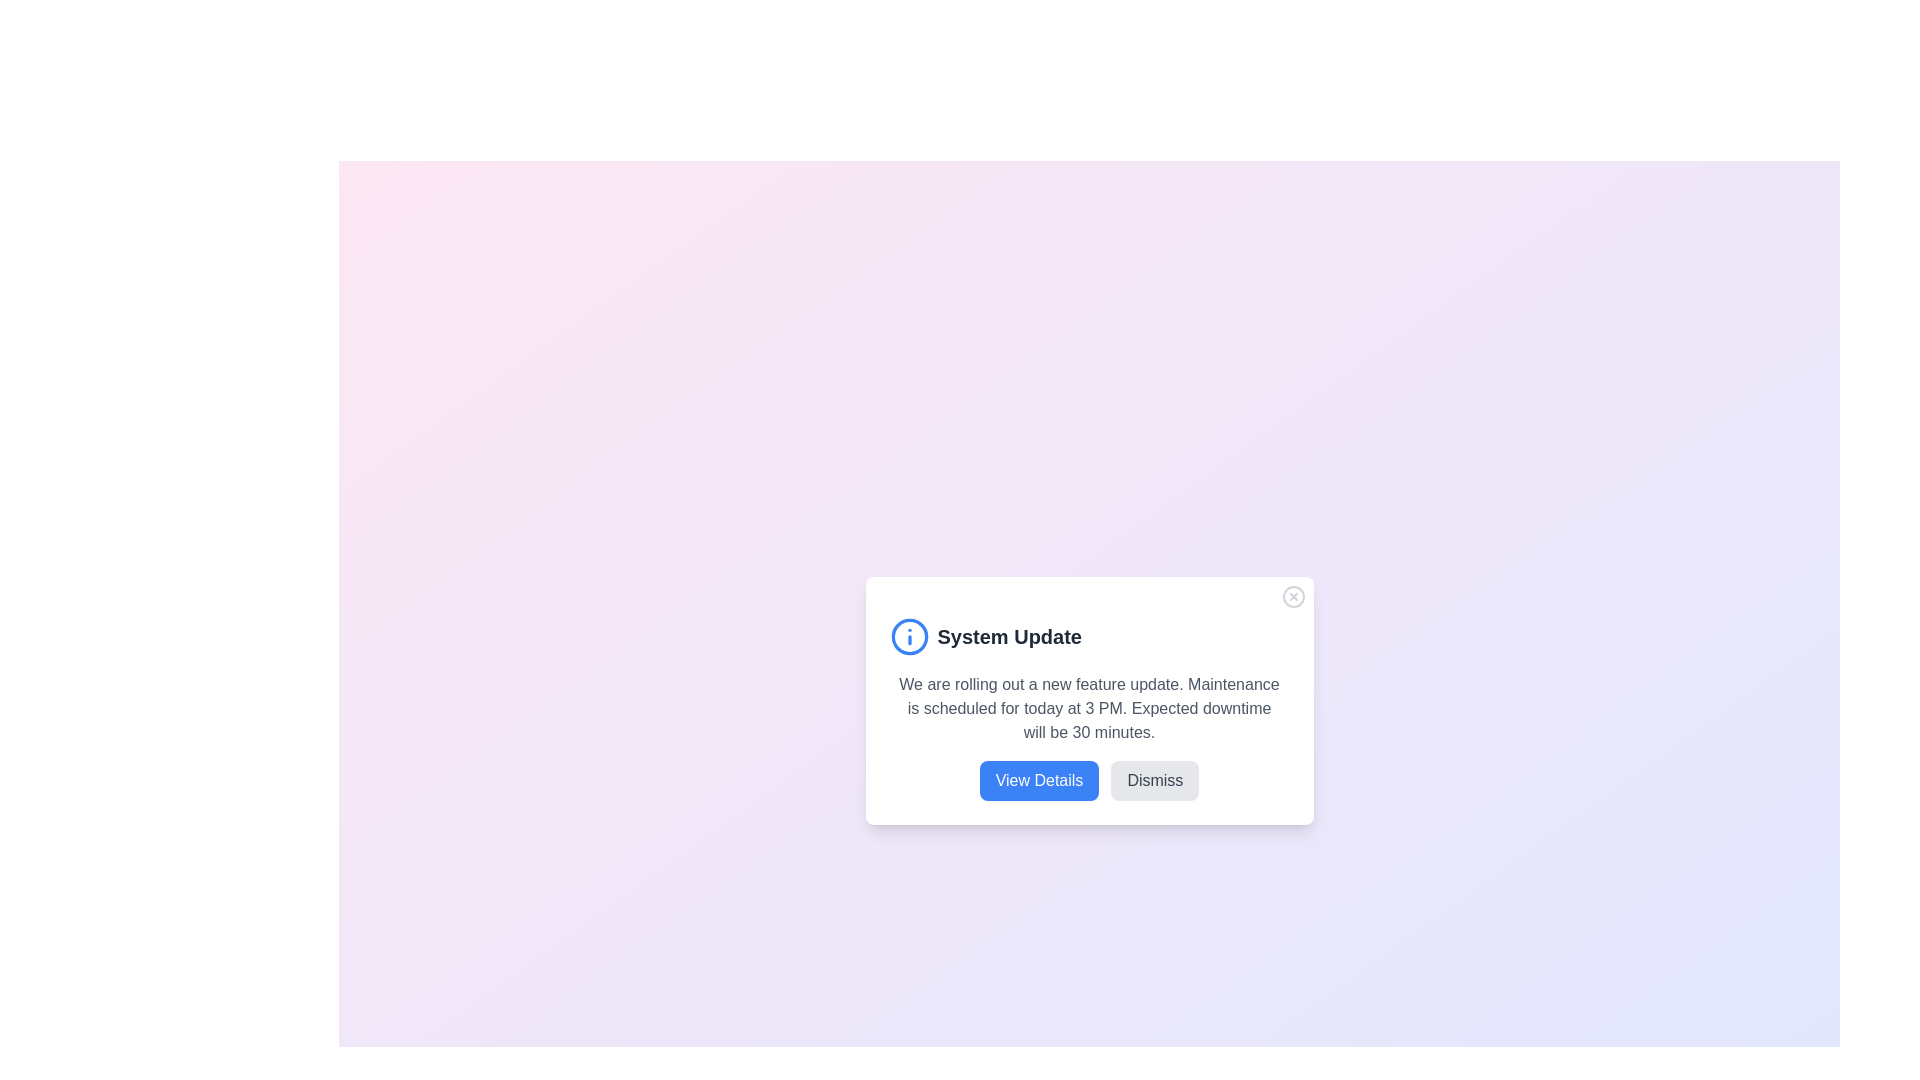  What do you see at coordinates (1155, 779) in the screenshot?
I see `the 'Dismiss' button, which is a gray button with rounded corners located to the right of the 'View Details' button in a modal dialog box` at bounding box center [1155, 779].